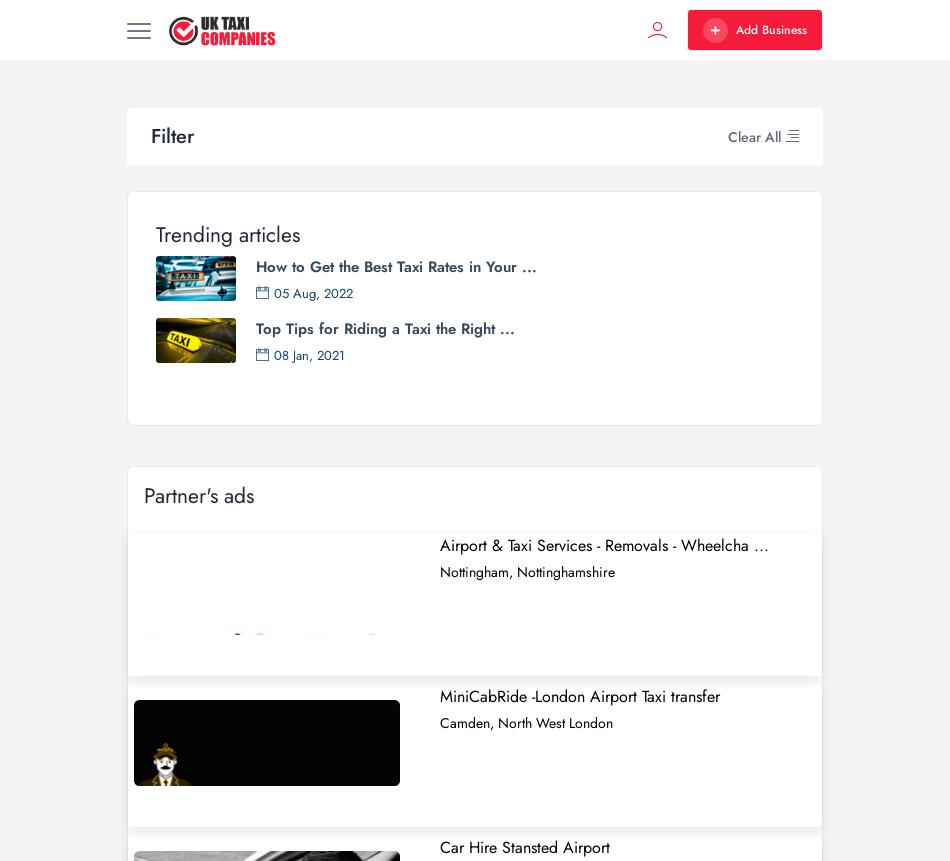 The width and height of the screenshot is (950, 861). I want to click on 'Paul’s Taxis Haverfordwest offer a Taxi service covering Haverfordwest and Pembrokeshire transfers to and from all UK & local airports, ferry ports, and railway stations. Paul’s taxi Service is', so click(601, 162).